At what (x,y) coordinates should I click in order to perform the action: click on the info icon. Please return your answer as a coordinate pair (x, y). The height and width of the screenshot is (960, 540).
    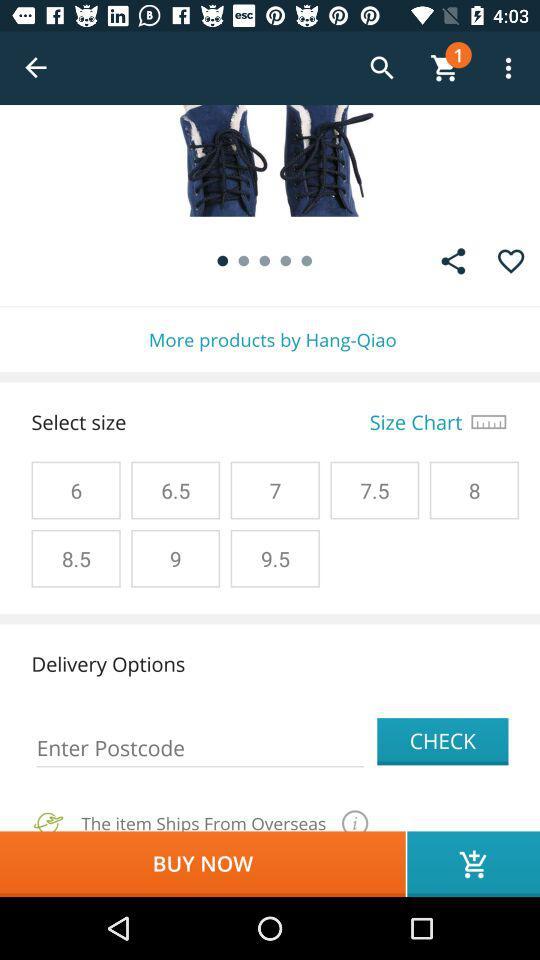
    Looking at the image, I should click on (354, 820).